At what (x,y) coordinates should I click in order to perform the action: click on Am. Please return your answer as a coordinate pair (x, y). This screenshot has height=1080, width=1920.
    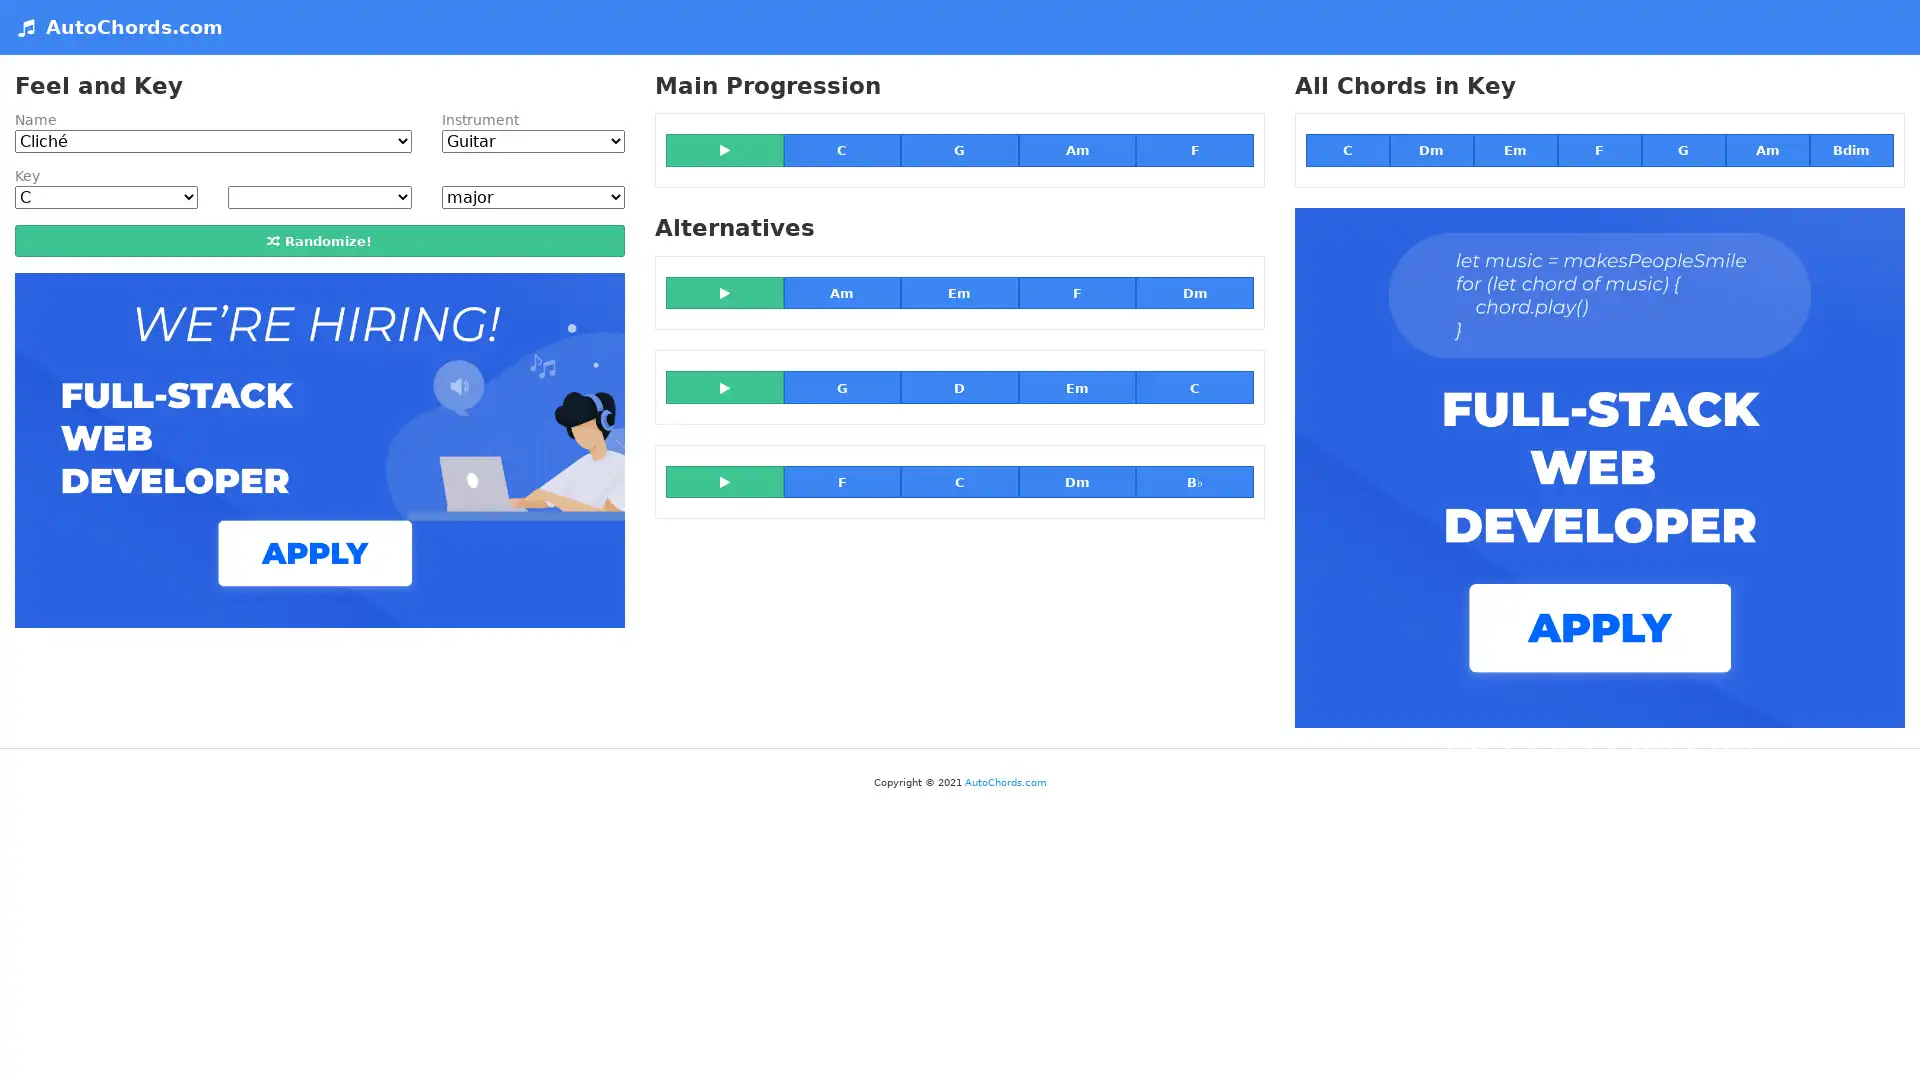
    Looking at the image, I should click on (1075, 149).